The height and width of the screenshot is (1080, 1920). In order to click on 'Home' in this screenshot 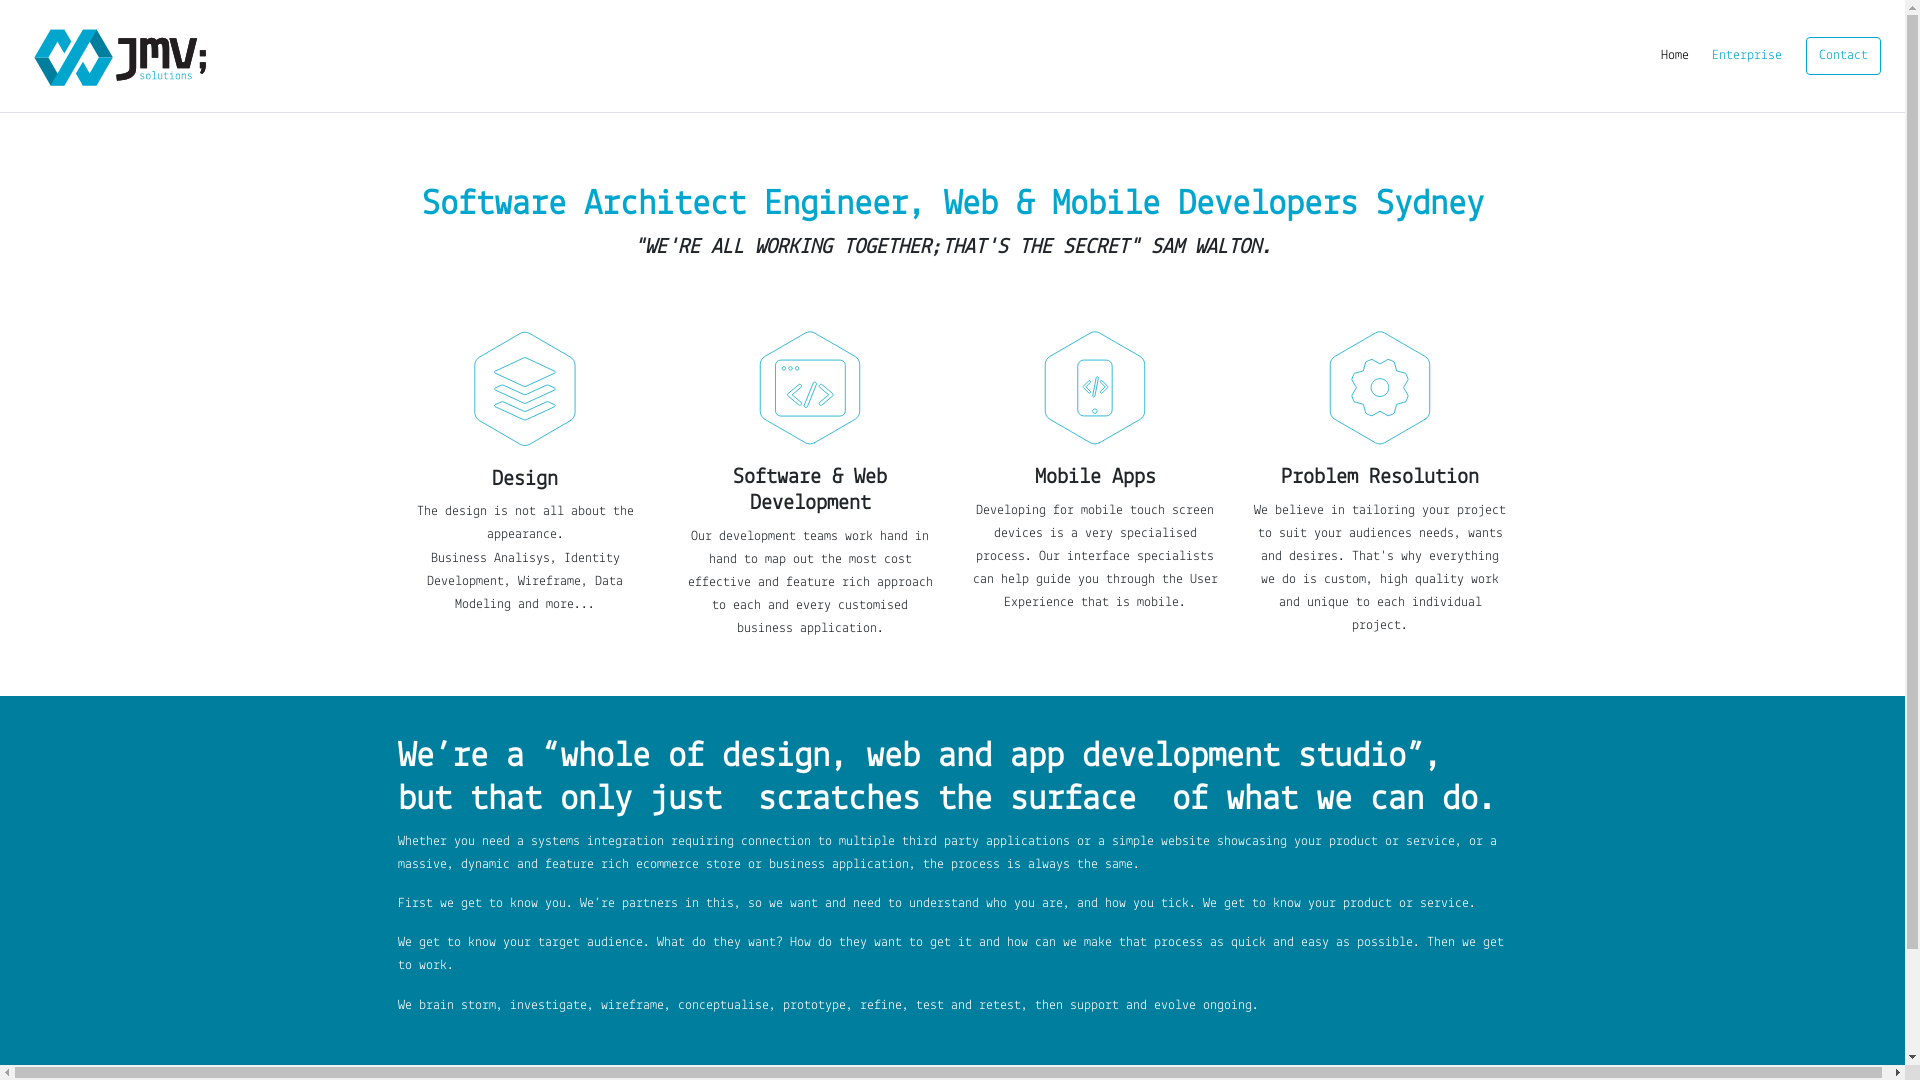, I will do `click(1675, 54)`.